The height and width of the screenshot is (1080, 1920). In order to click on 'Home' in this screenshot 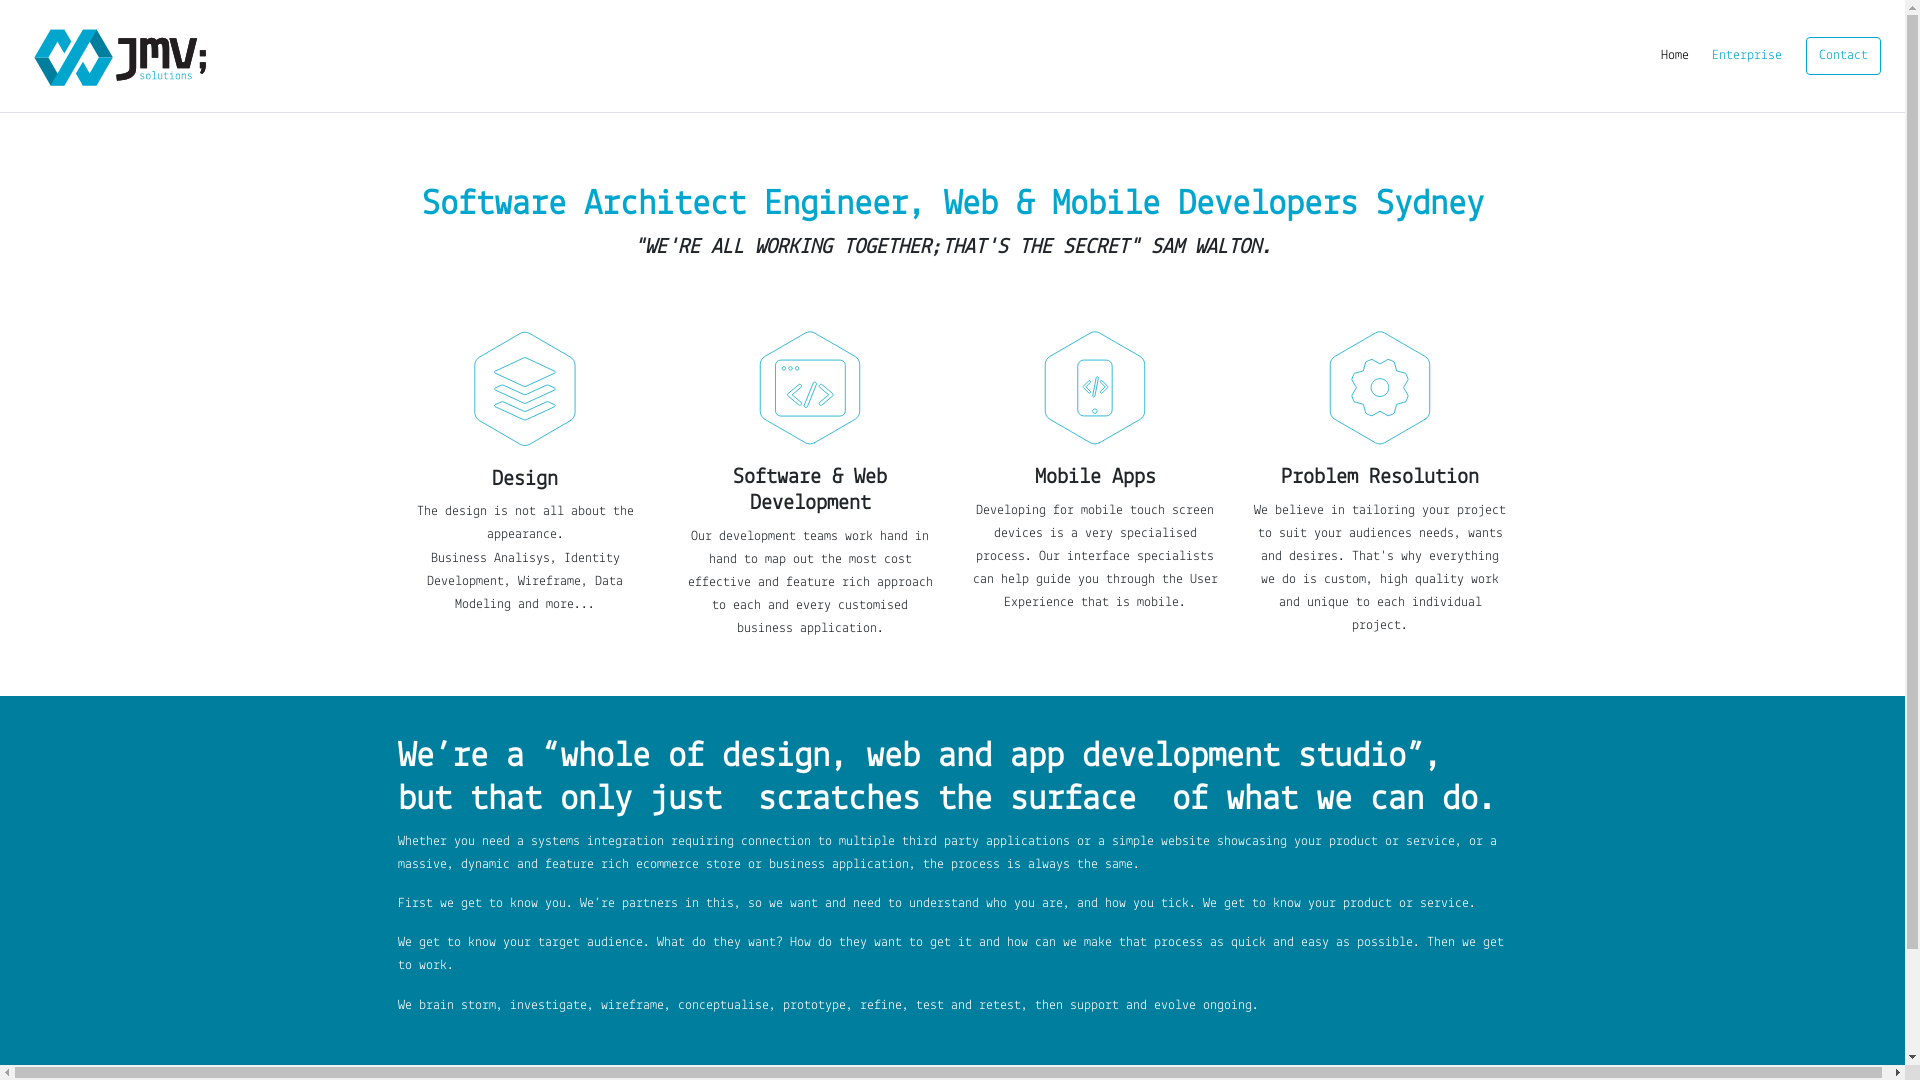, I will do `click(1675, 54)`.